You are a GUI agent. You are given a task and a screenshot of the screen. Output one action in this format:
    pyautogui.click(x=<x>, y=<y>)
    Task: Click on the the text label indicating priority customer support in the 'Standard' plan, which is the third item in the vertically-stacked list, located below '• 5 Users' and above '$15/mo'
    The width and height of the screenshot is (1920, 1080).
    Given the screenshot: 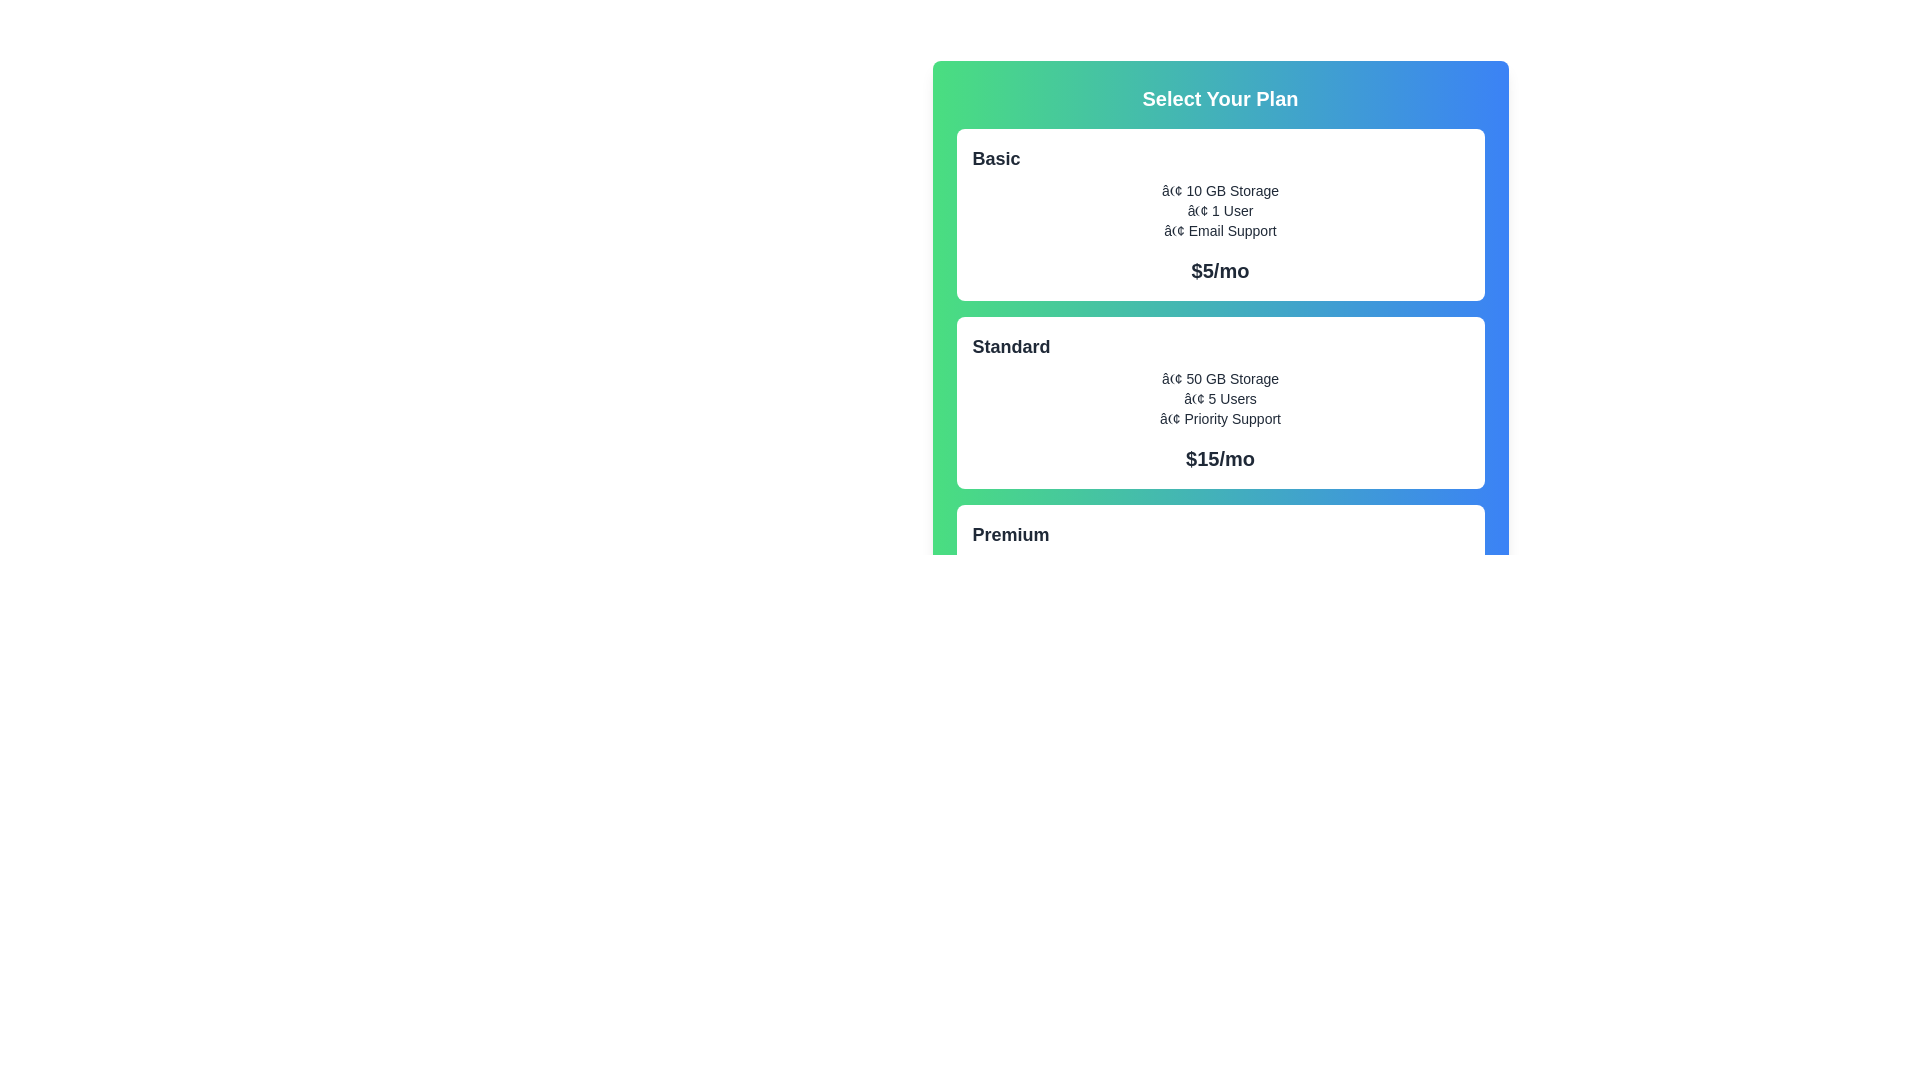 What is the action you would take?
    pyautogui.click(x=1219, y=418)
    